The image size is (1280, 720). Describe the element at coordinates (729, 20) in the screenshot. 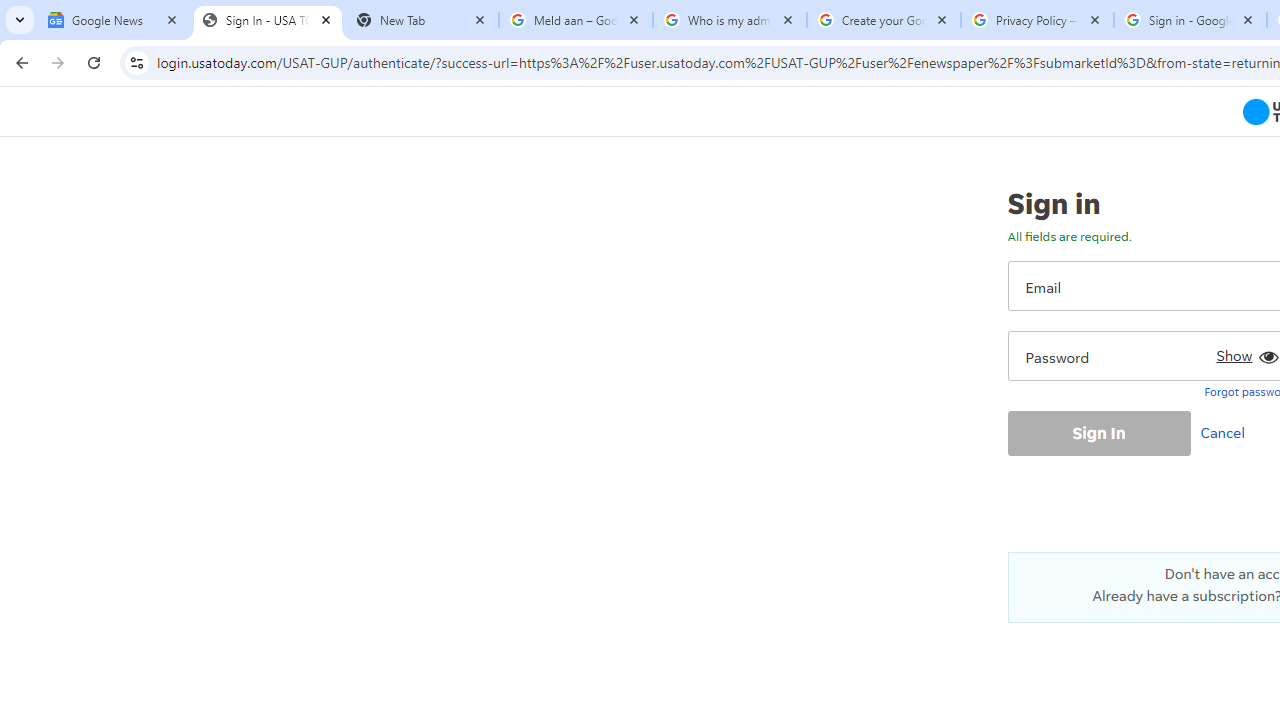

I see `'Who is my administrator? - Google Account Help'` at that location.